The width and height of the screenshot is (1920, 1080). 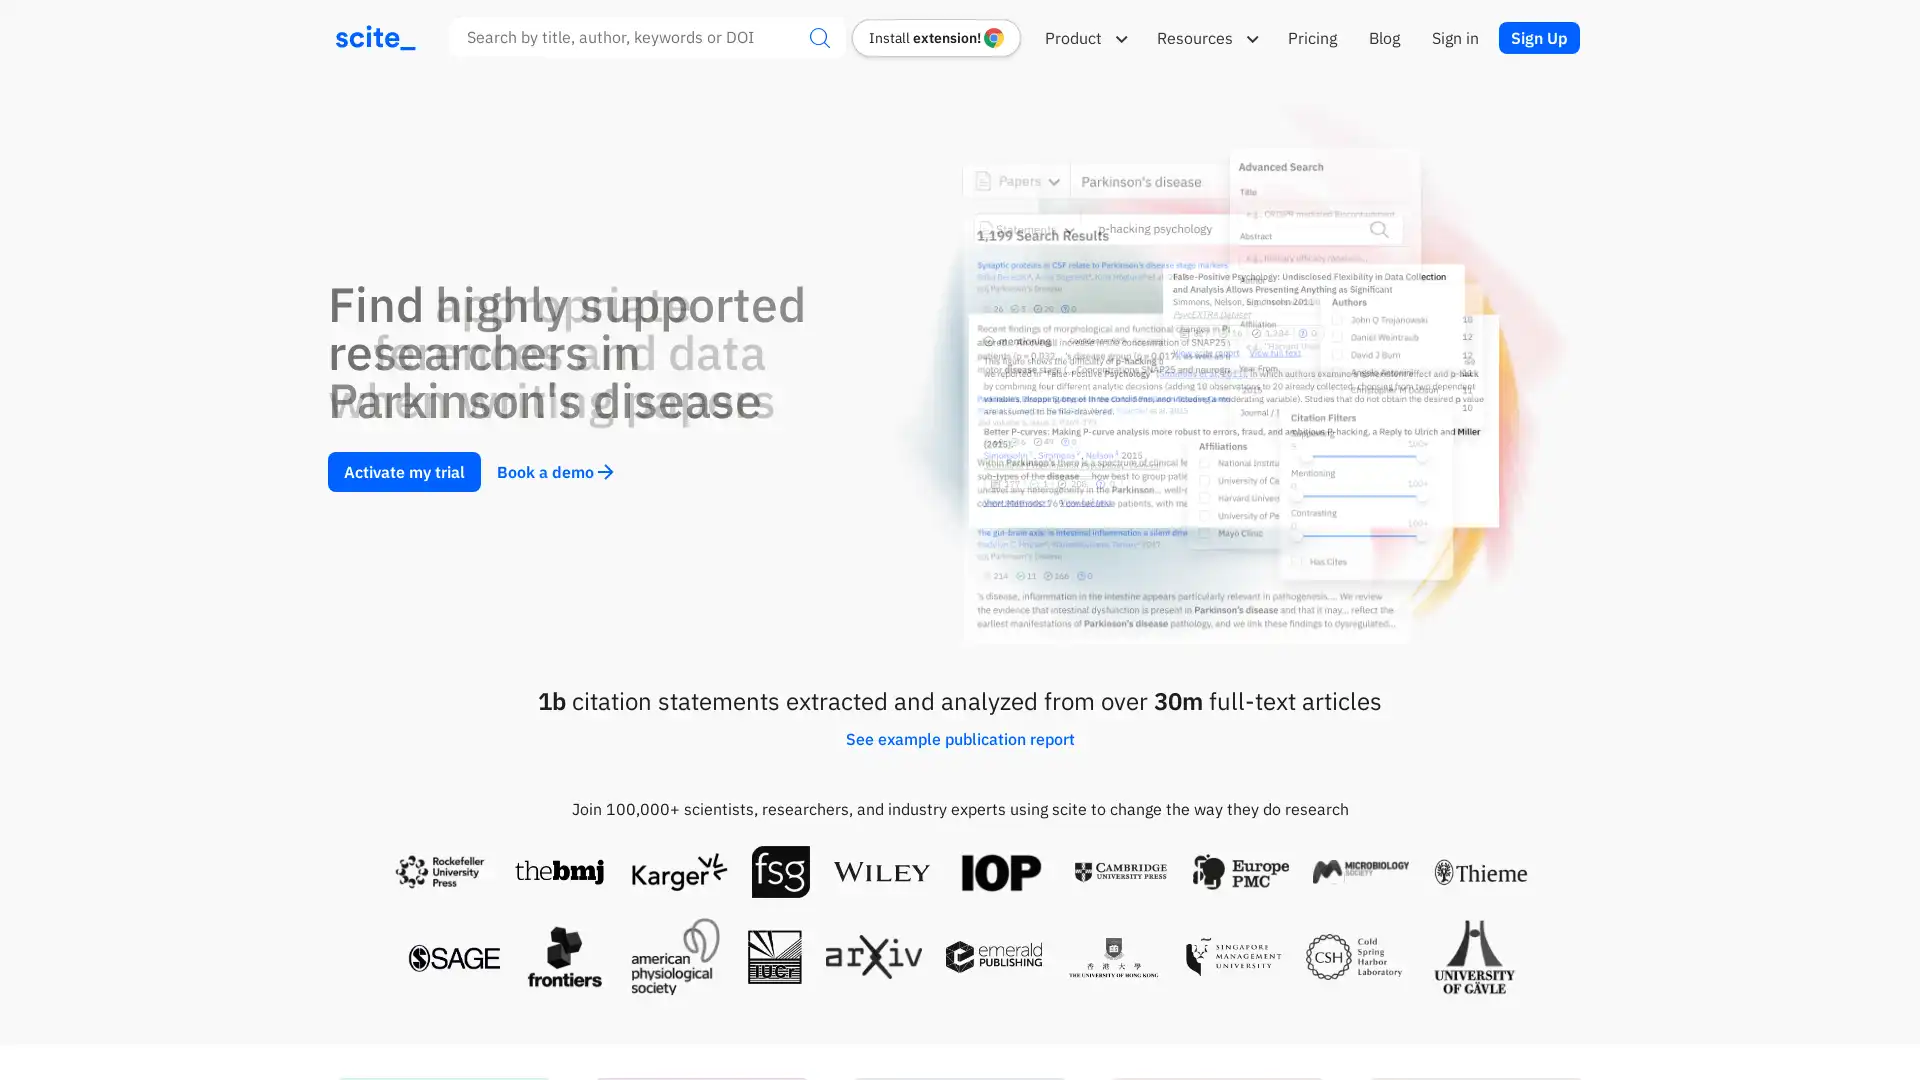 I want to click on Sign Up, so click(x=1538, y=37).